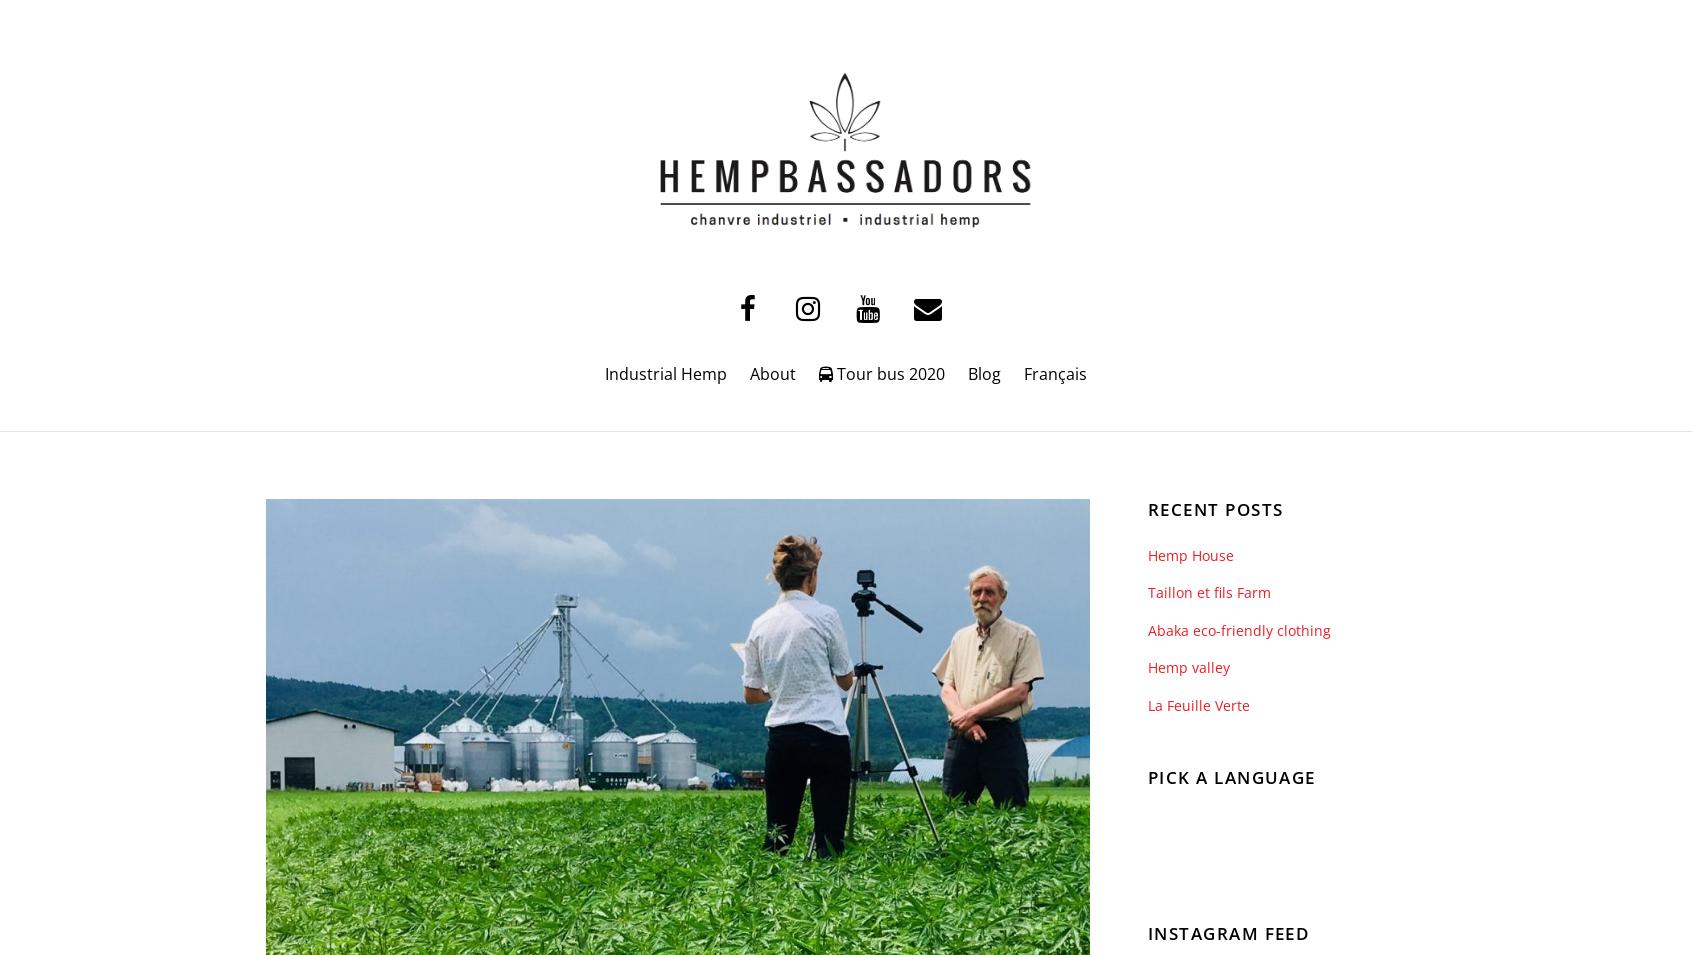 The height and width of the screenshot is (955, 1692). Describe the element at coordinates (1228, 933) in the screenshot. I see `'Instagram Feed'` at that location.